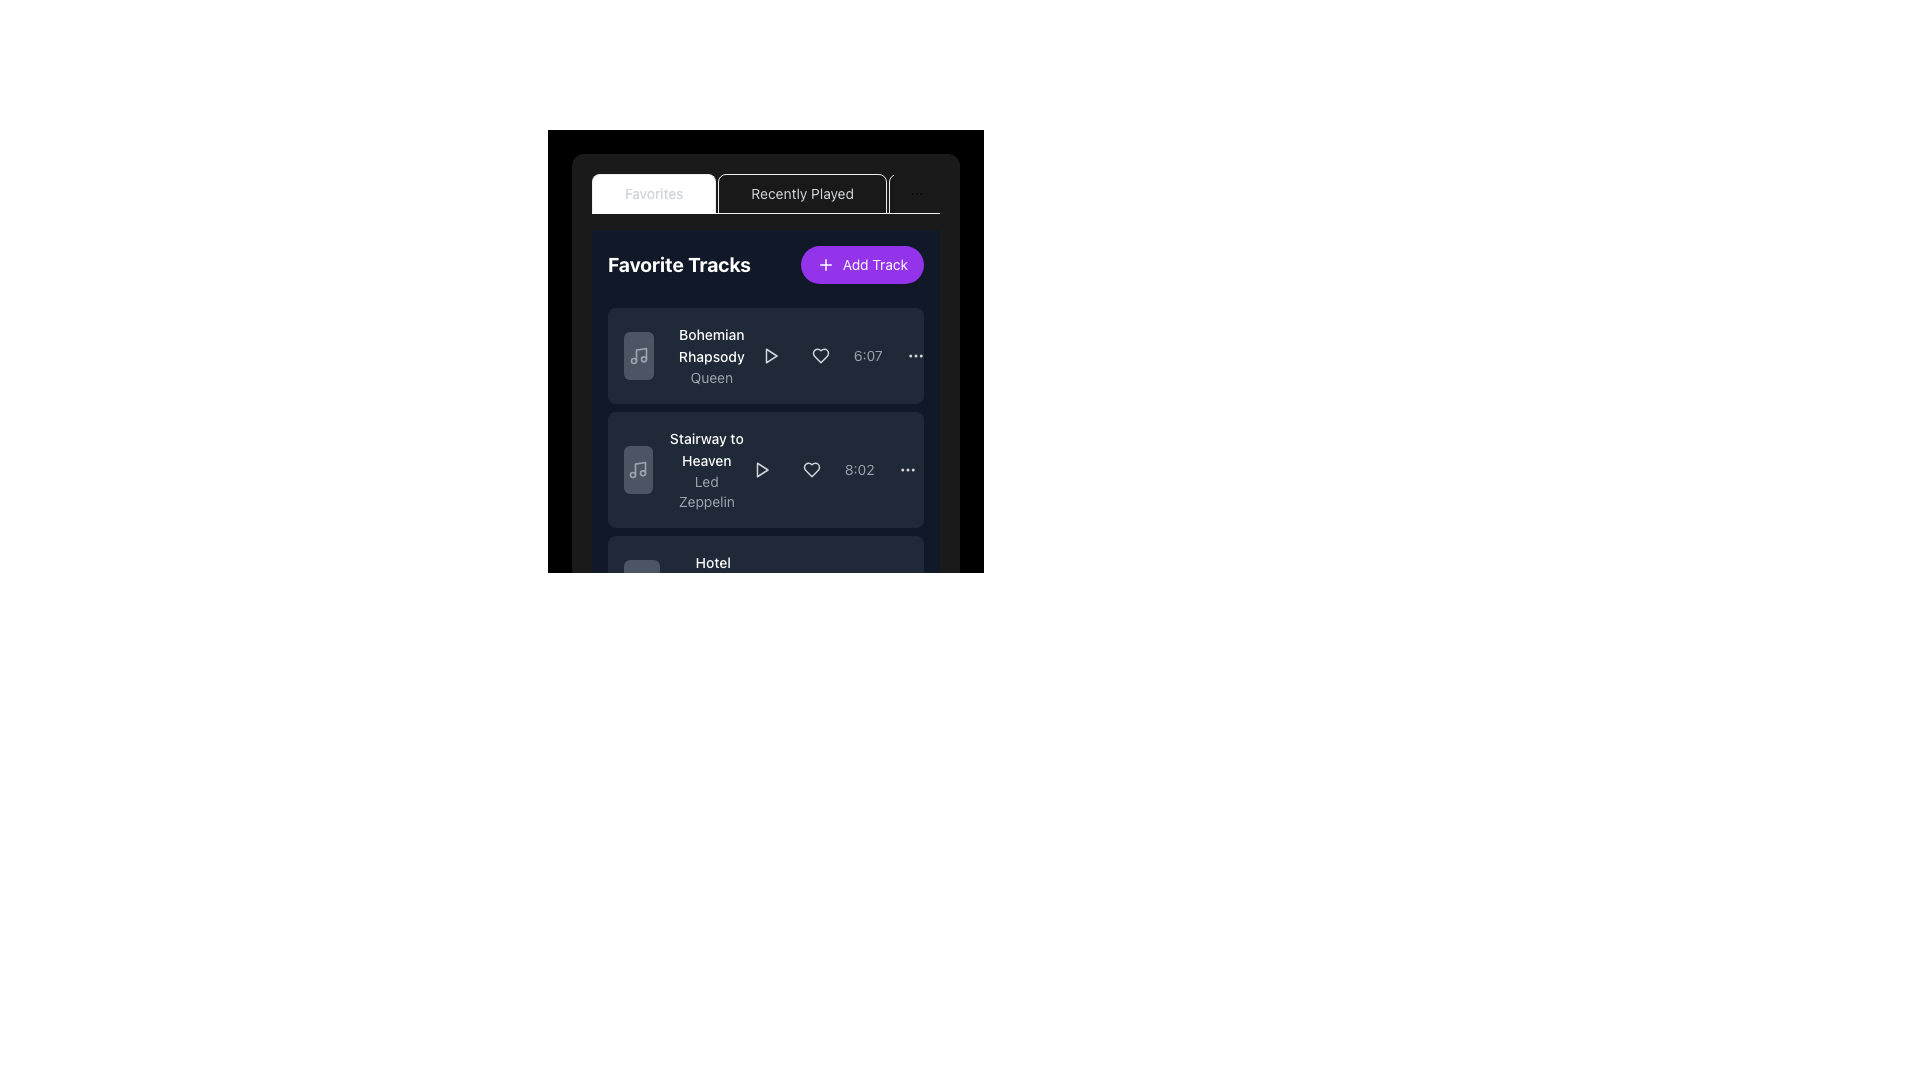  What do you see at coordinates (825, 264) in the screenshot?
I see `the plus icon located to the left of the 'Add Track' text label within the 'Add Track' button in the top-right section of the 'Favorite Tracks' panel` at bounding box center [825, 264].